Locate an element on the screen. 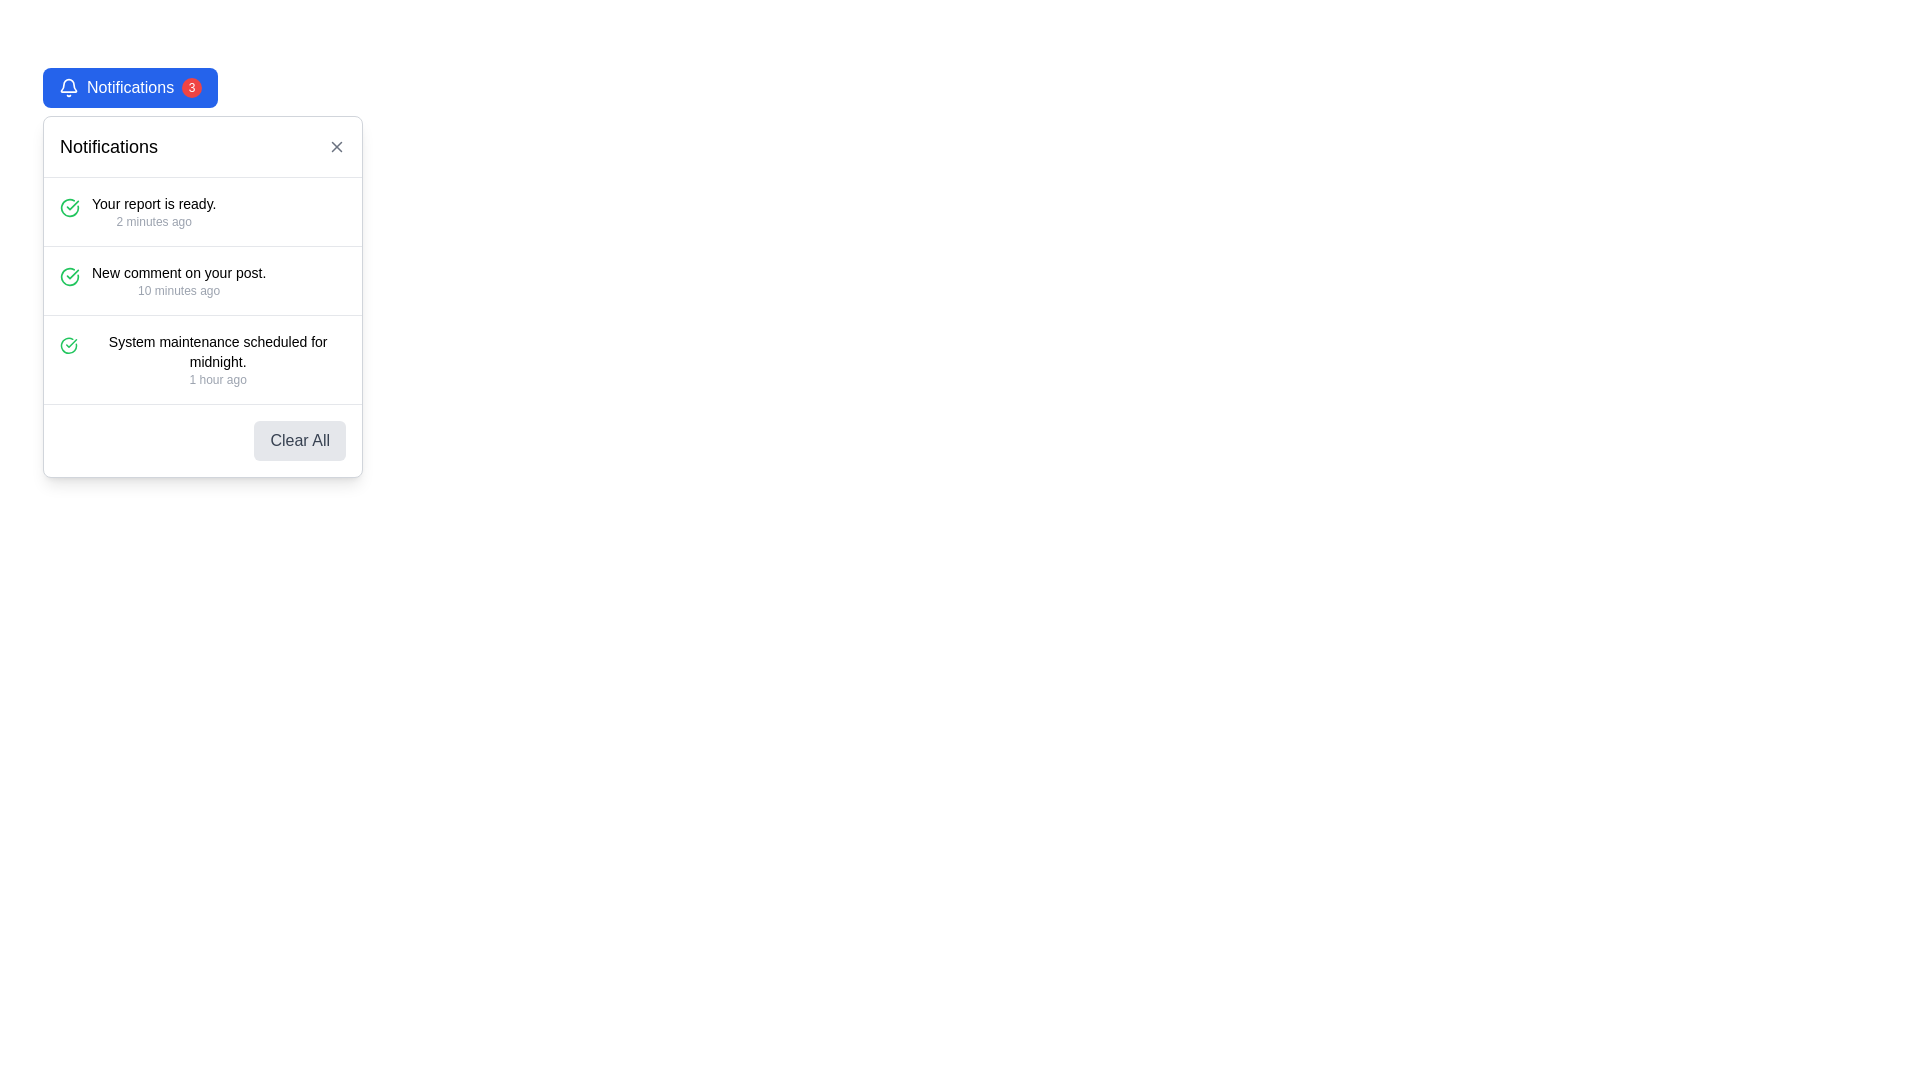  the status notification icon indicating success or completion located at the start of the notification text 'System maintenance scheduled for midnight. 1 hour ago.' is located at coordinates (69, 345).